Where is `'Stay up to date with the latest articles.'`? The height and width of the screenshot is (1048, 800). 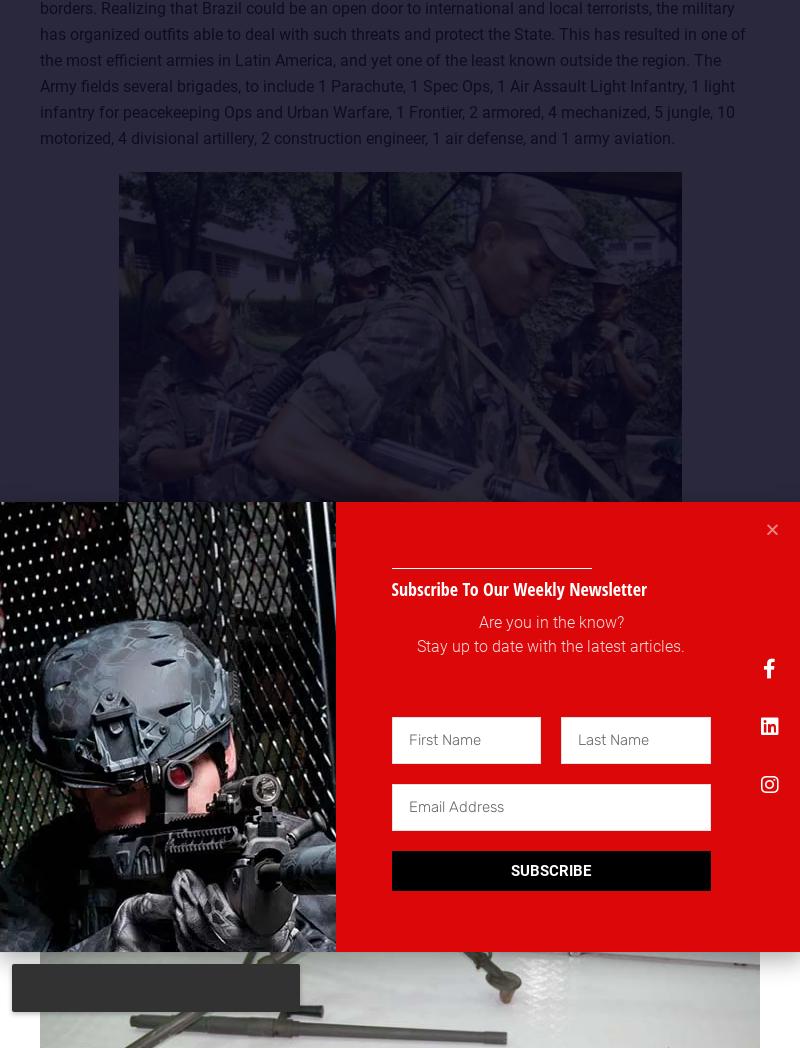 'Stay up to date with the latest articles.' is located at coordinates (416, 644).